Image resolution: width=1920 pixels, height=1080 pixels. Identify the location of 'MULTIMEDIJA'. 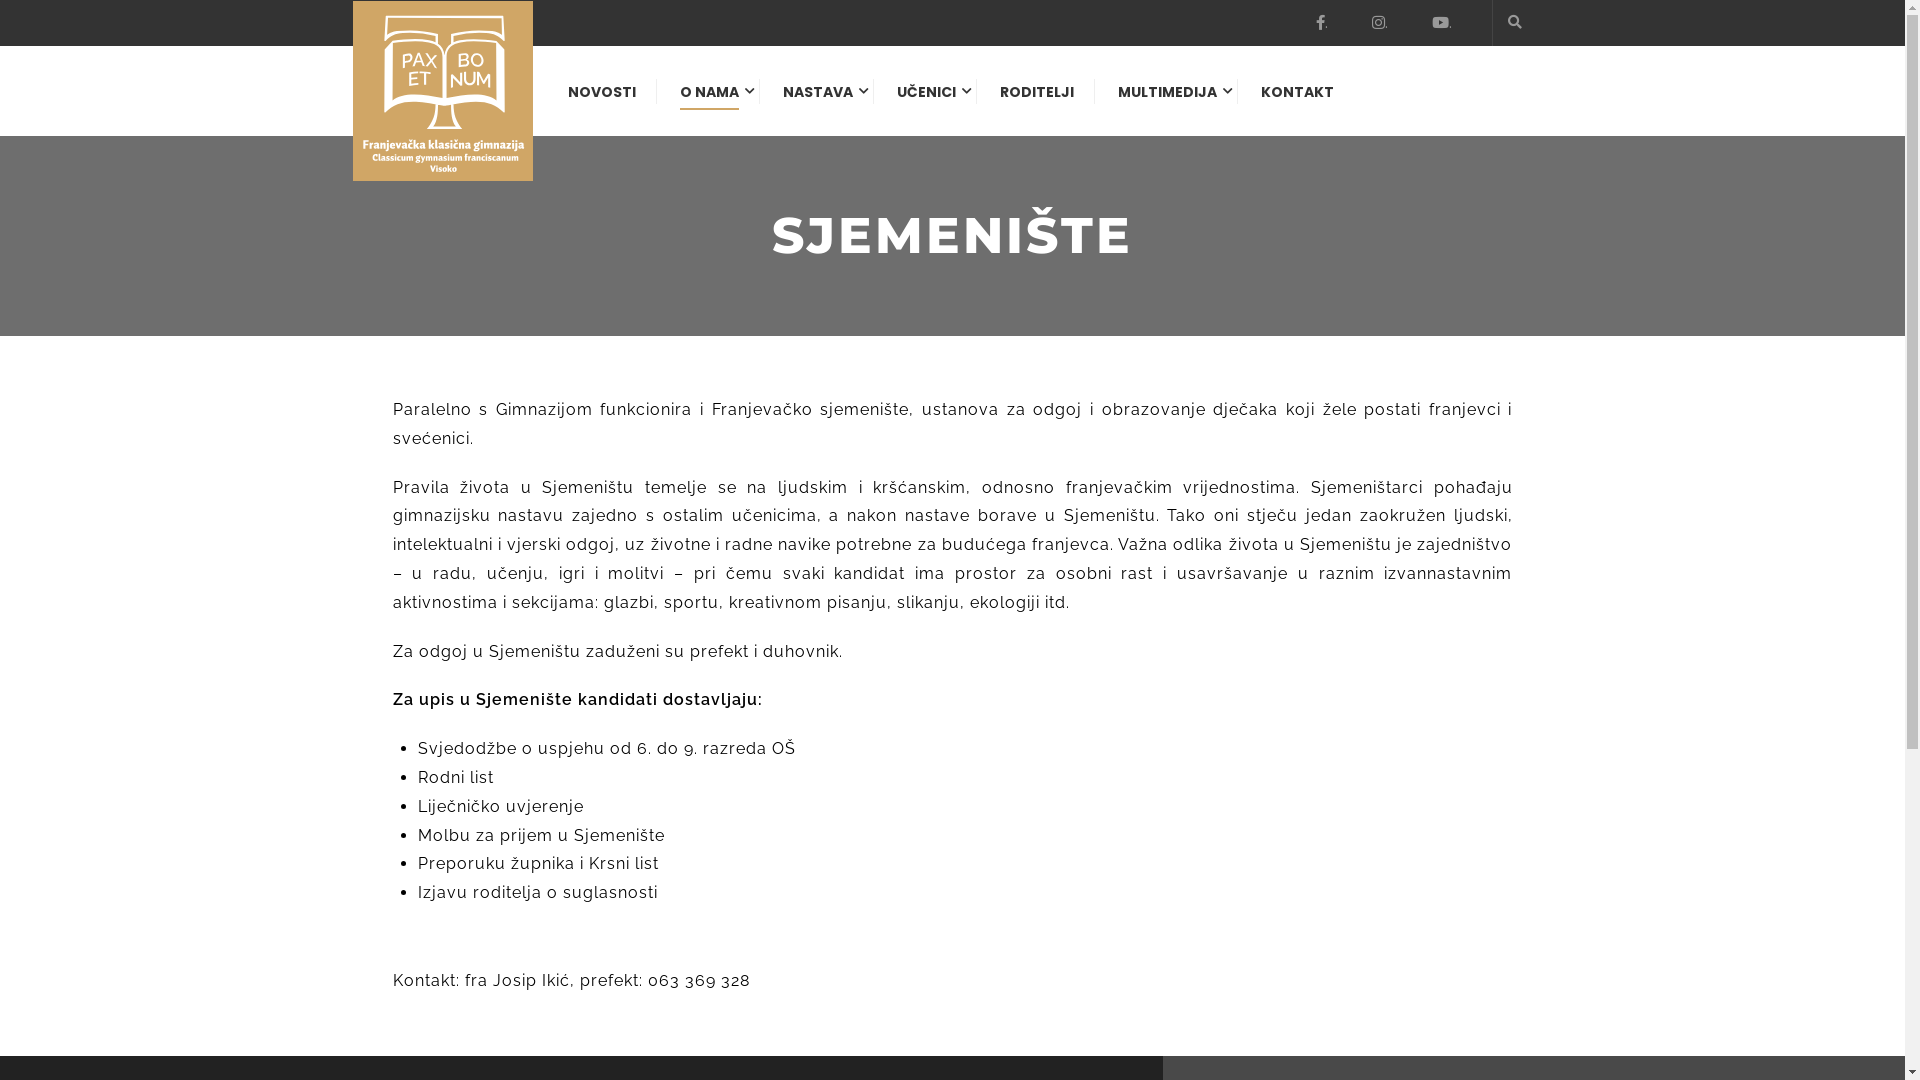
(1097, 100).